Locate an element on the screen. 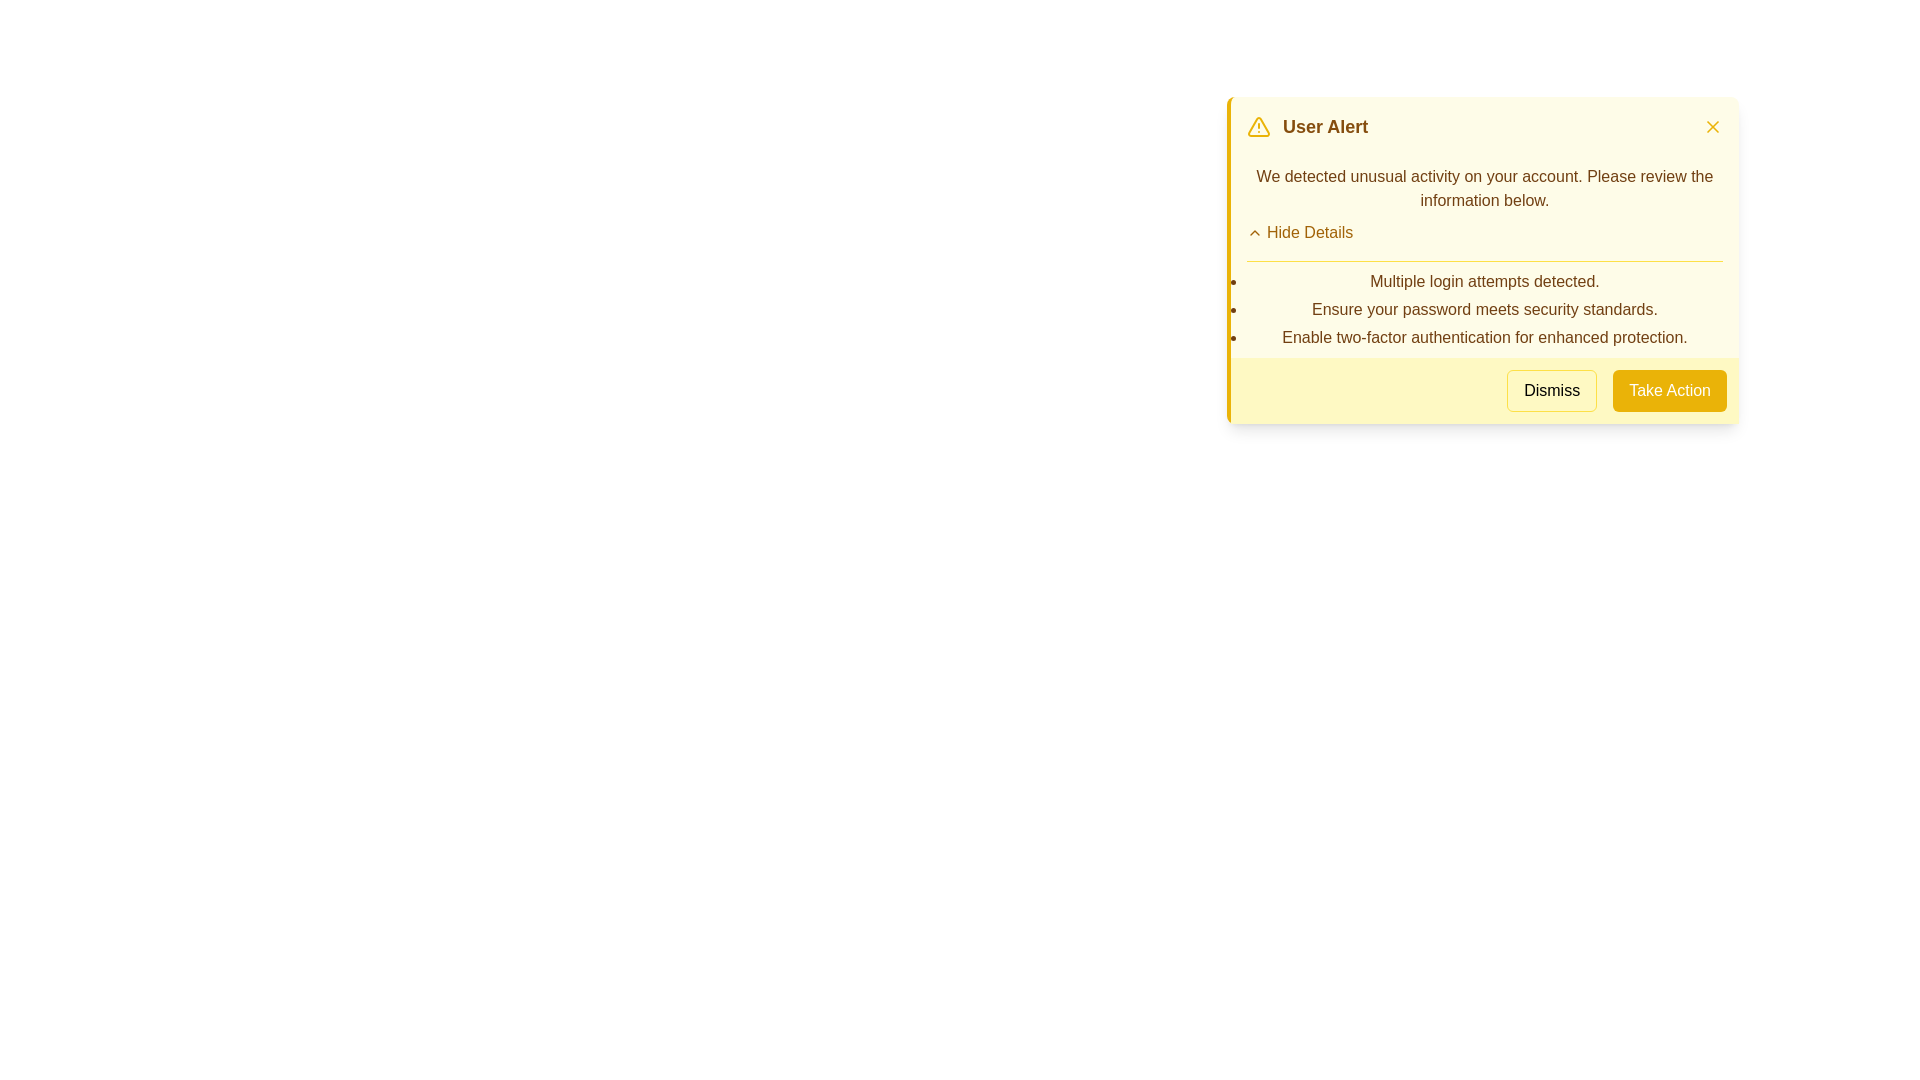  the informational text list with a yellow background and brown text, which provides security-related instructions, located below the 'Hide Details' link and above the 'Dismiss' and 'Take Action' buttons is located at coordinates (1484, 305).